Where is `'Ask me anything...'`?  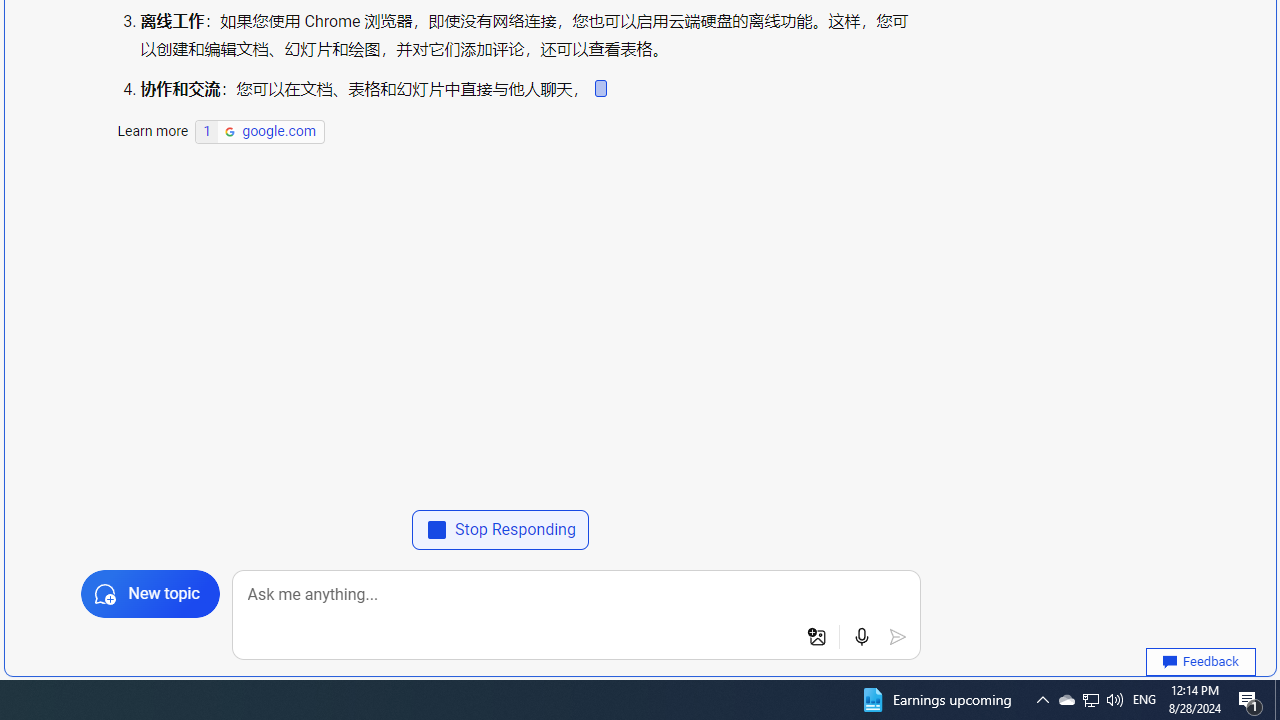
'Ask me anything...' is located at coordinates (575, 594).